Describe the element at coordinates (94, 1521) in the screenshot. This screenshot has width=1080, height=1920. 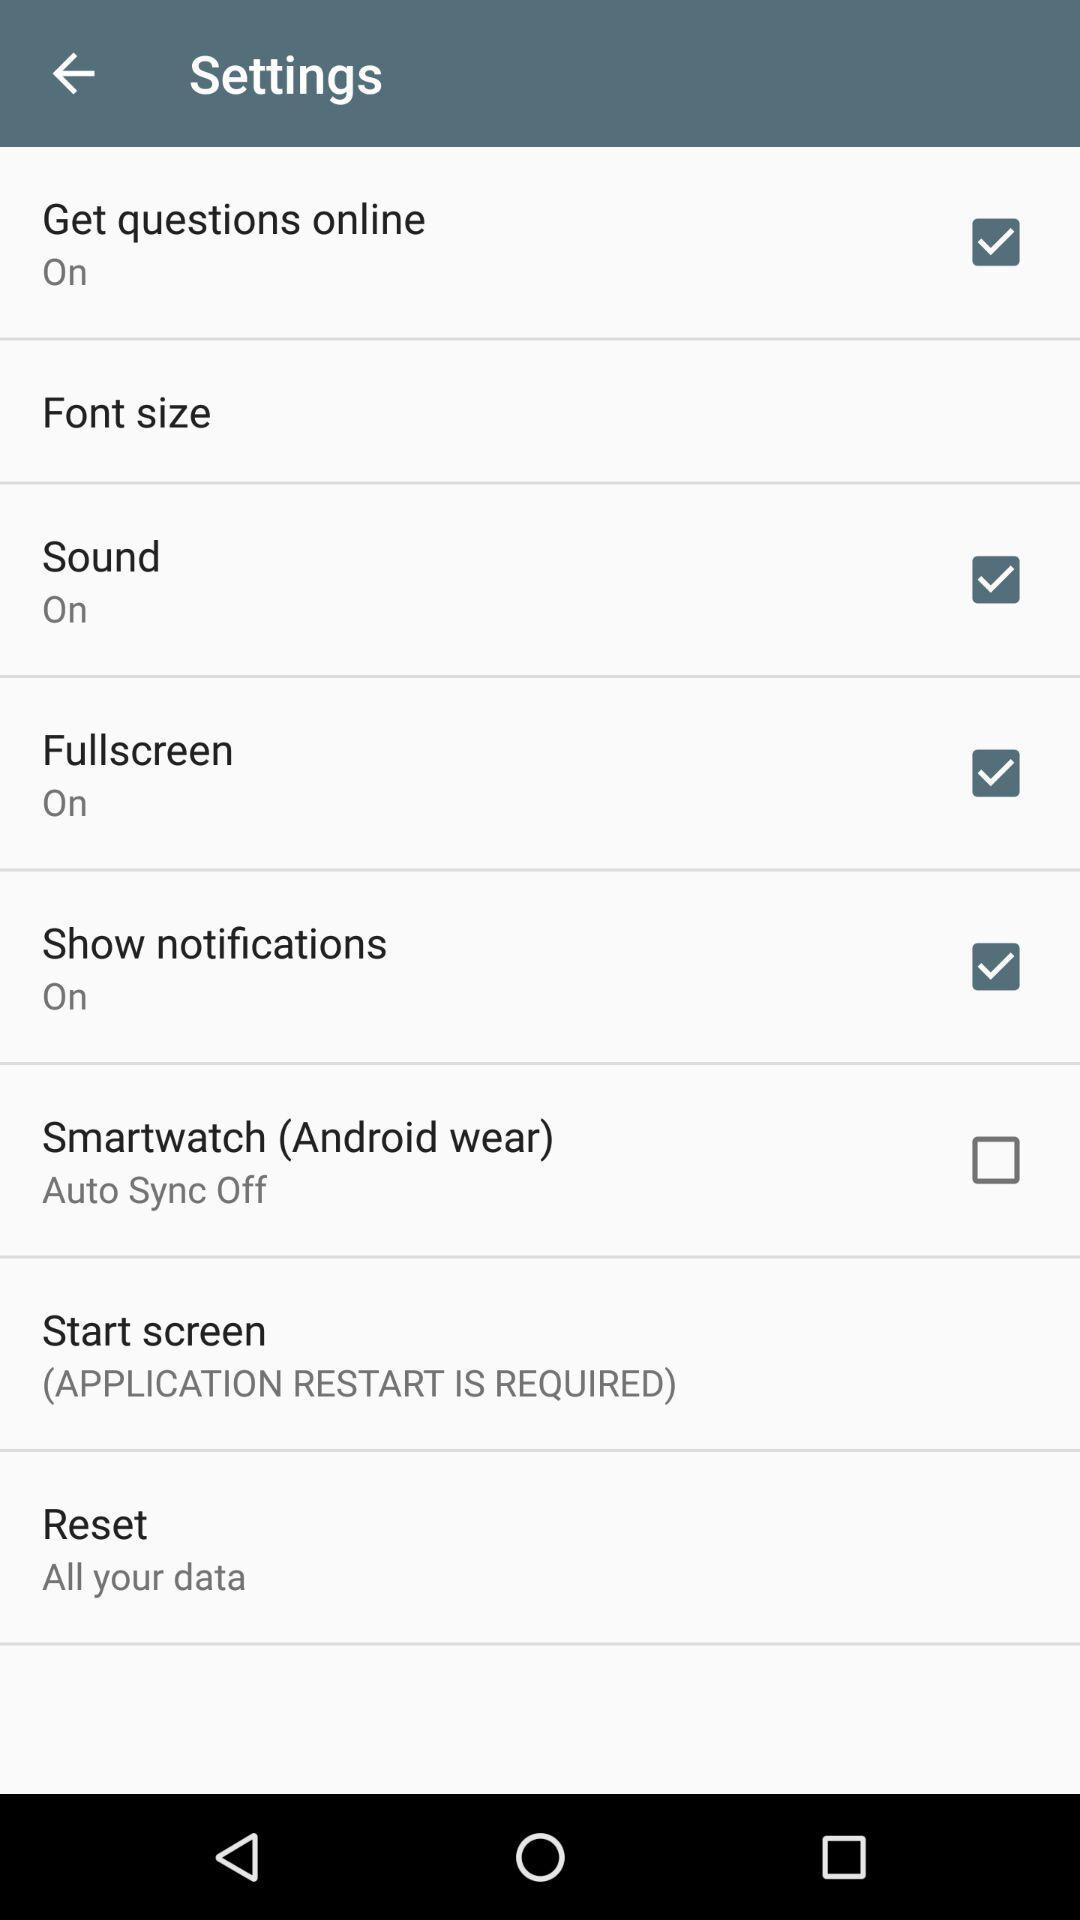
I see `the icon above all your data` at that location.